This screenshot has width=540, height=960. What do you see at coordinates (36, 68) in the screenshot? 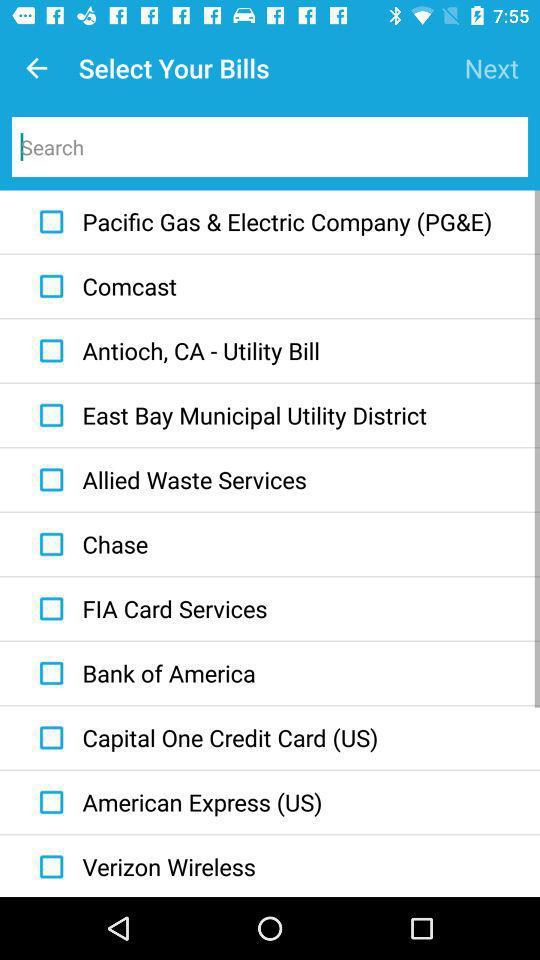
I see `icon next to the select your bills icon` at bounding box center [36, 68].